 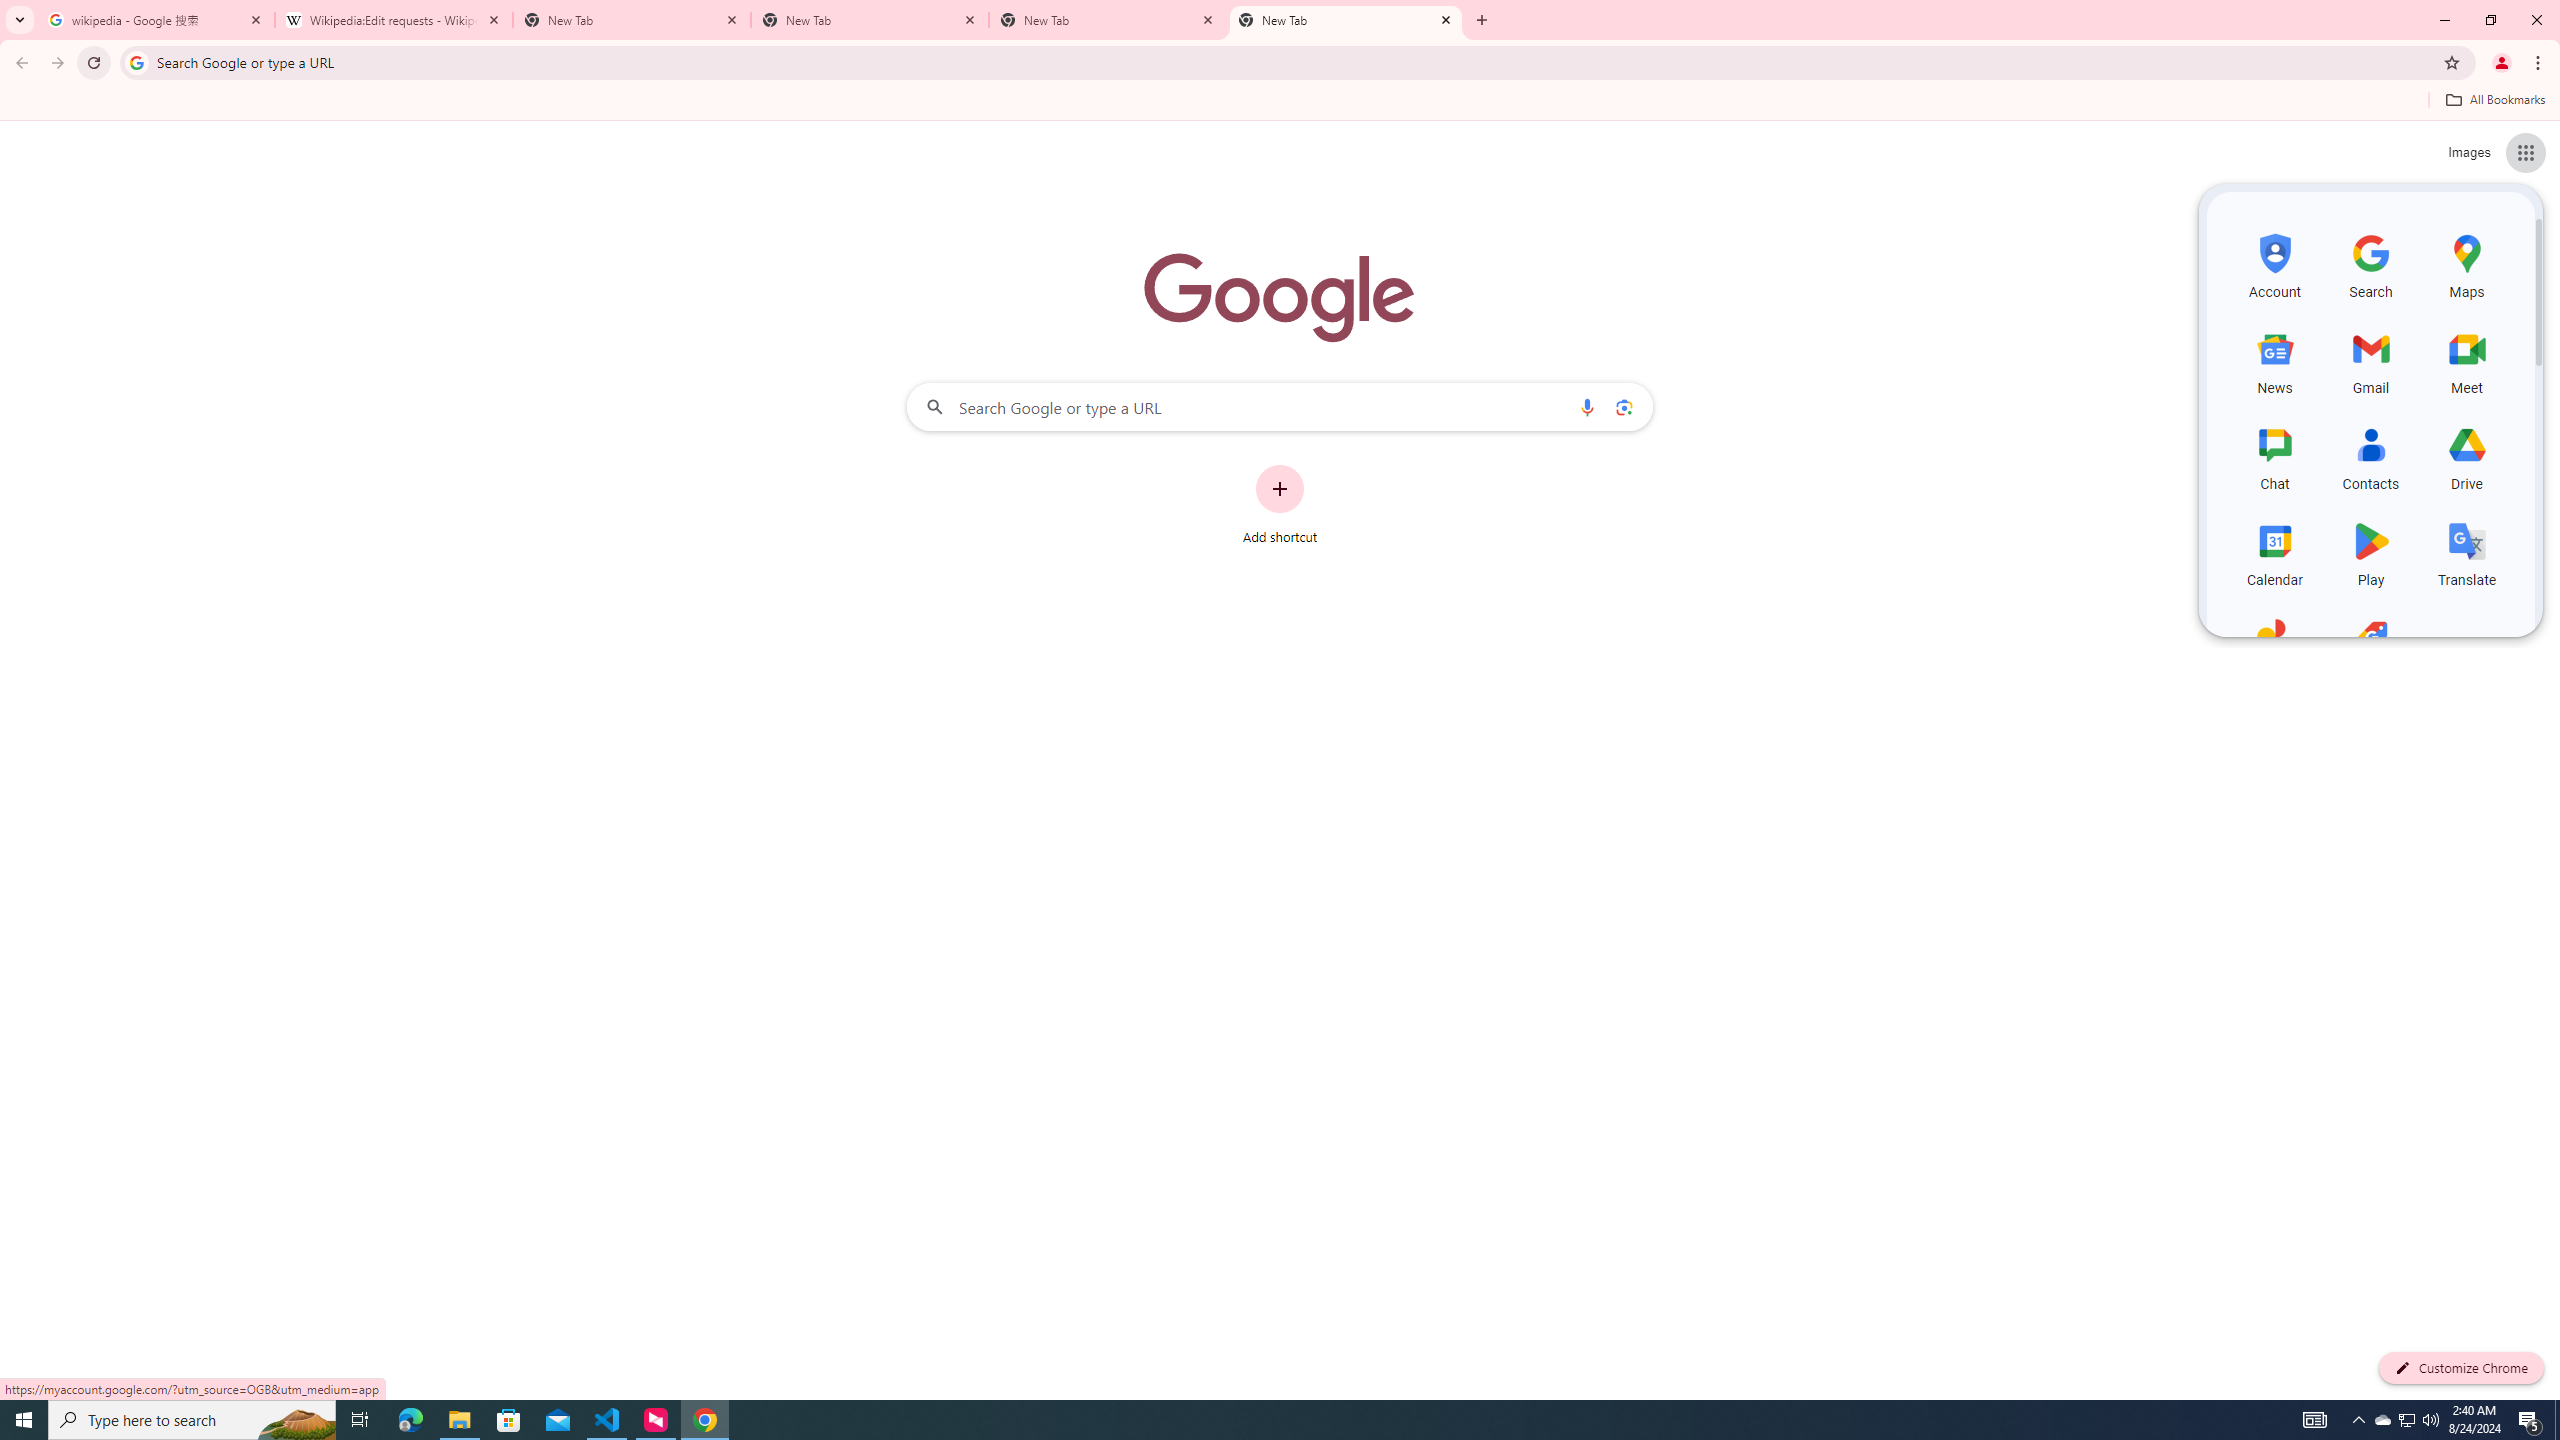 What do you see at coordinates (2371, 263) in the screenshot?
I see `'Search, row 1 of 5 and column 2 of 3 in the first section'` at bounding box center [2371, 263].